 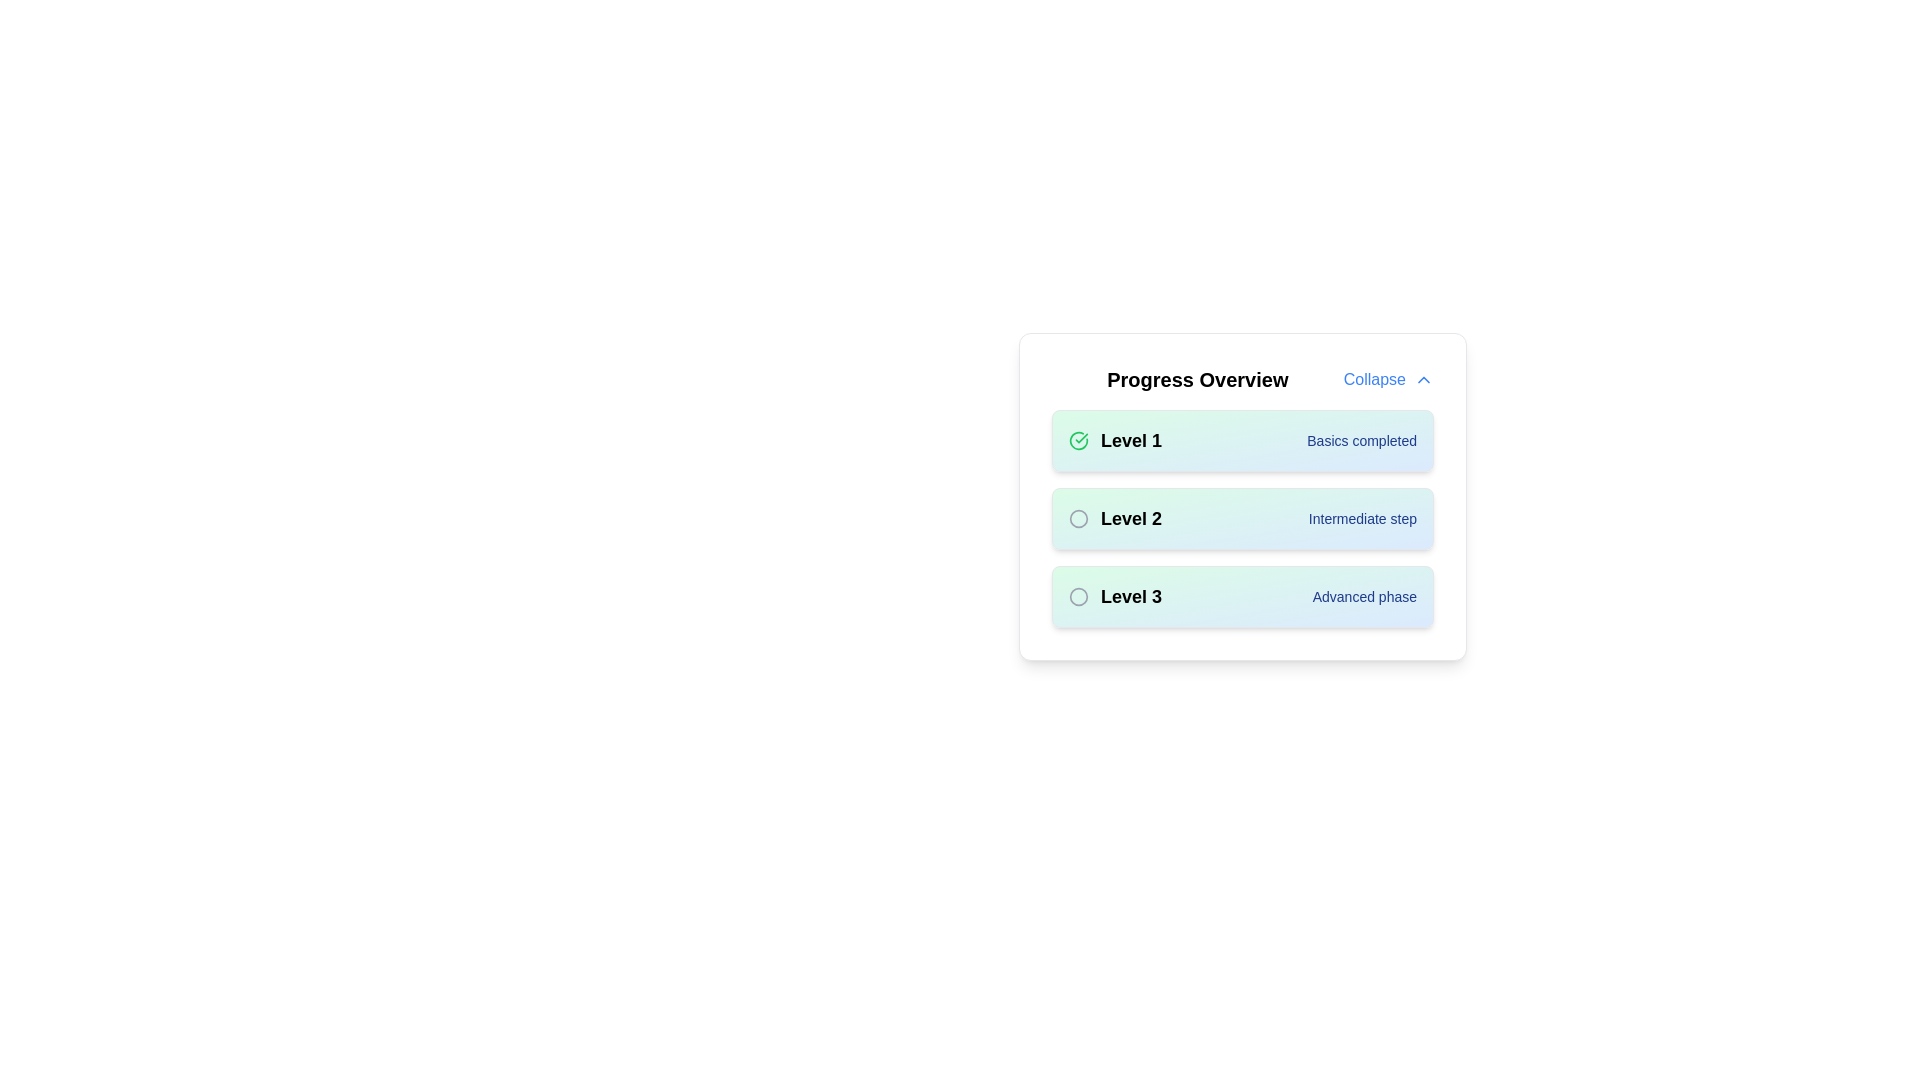 I want to click on the Progress step indicator located in the center of the vertical list under the heading 'Progress Overview' and above the 'Level 3' section for navigation, so click(x=1242, y=496).